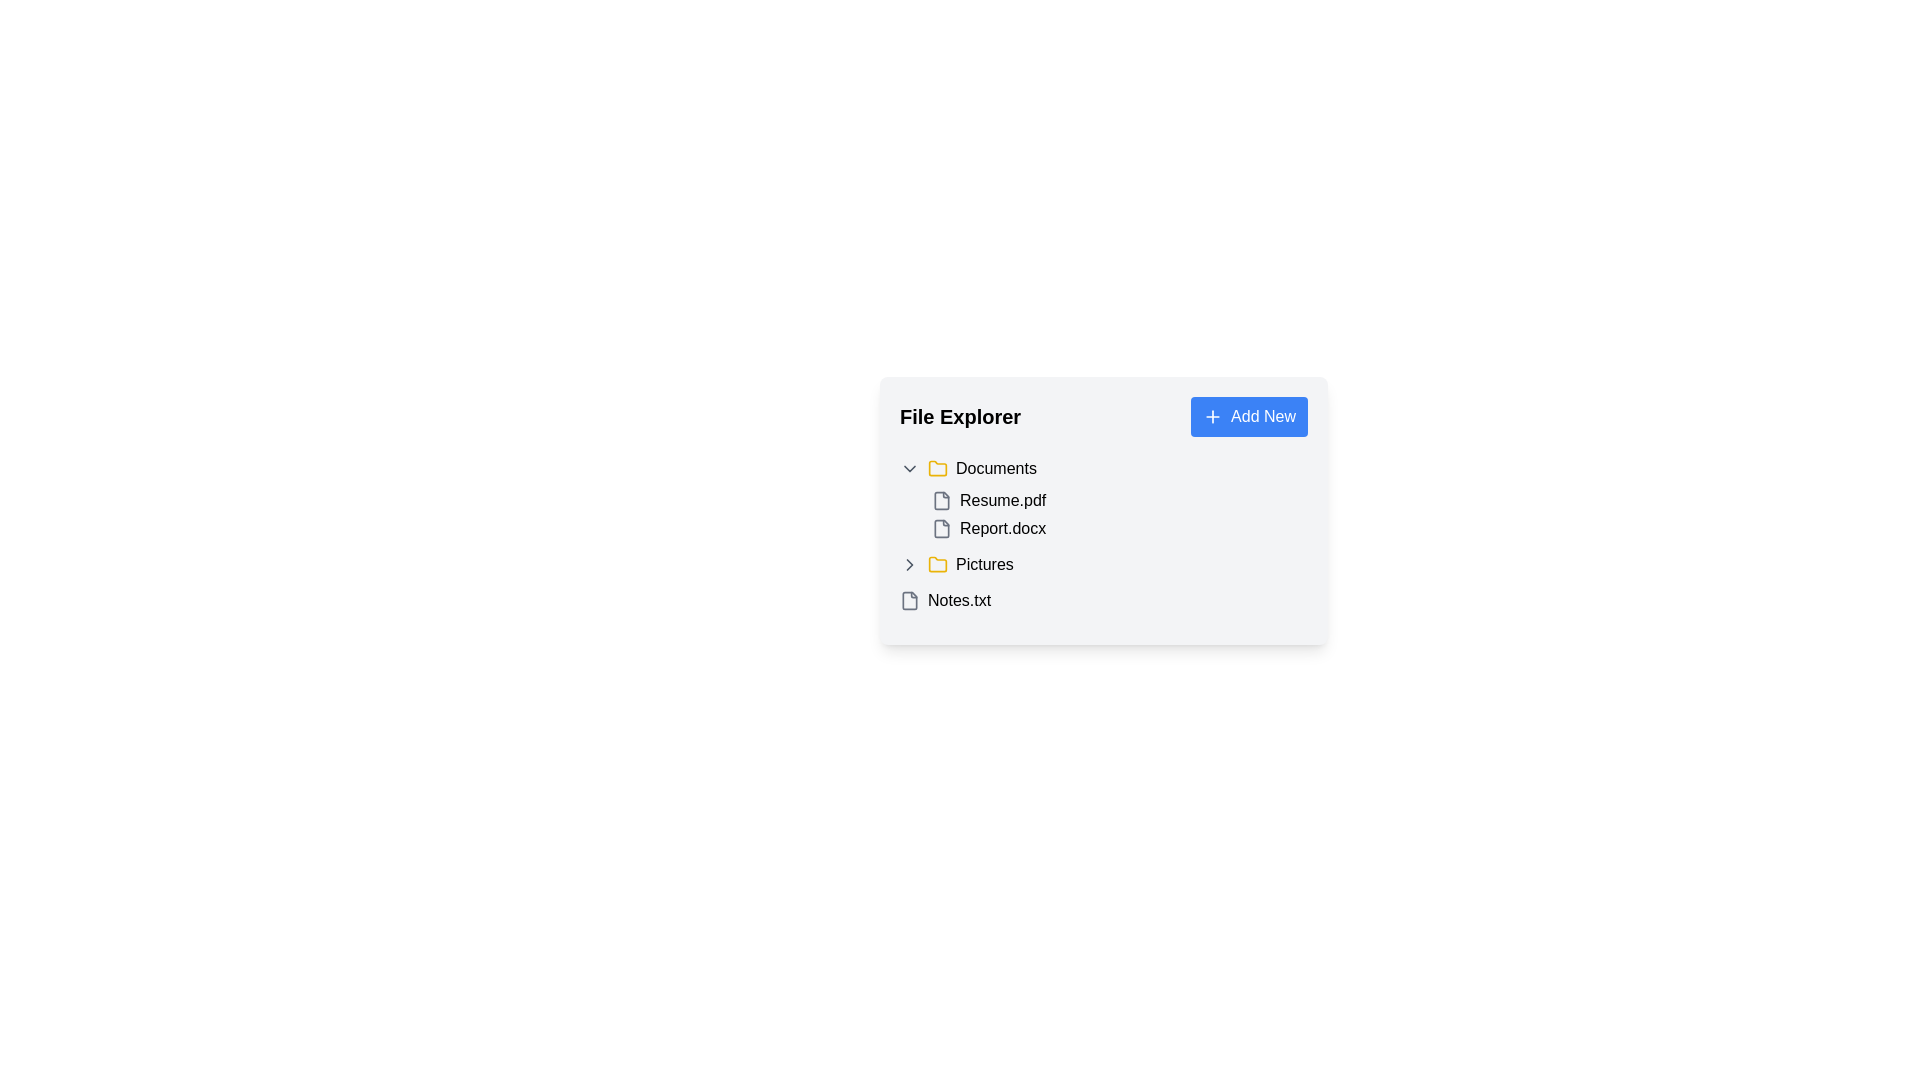  What do you see at coordinates (1212, 415) in the screenshot?
I see `the icon located to the left of the 'Add New' text within the 'Add New' button in the top-right section of the interface` at bounding box center [1212, 415].